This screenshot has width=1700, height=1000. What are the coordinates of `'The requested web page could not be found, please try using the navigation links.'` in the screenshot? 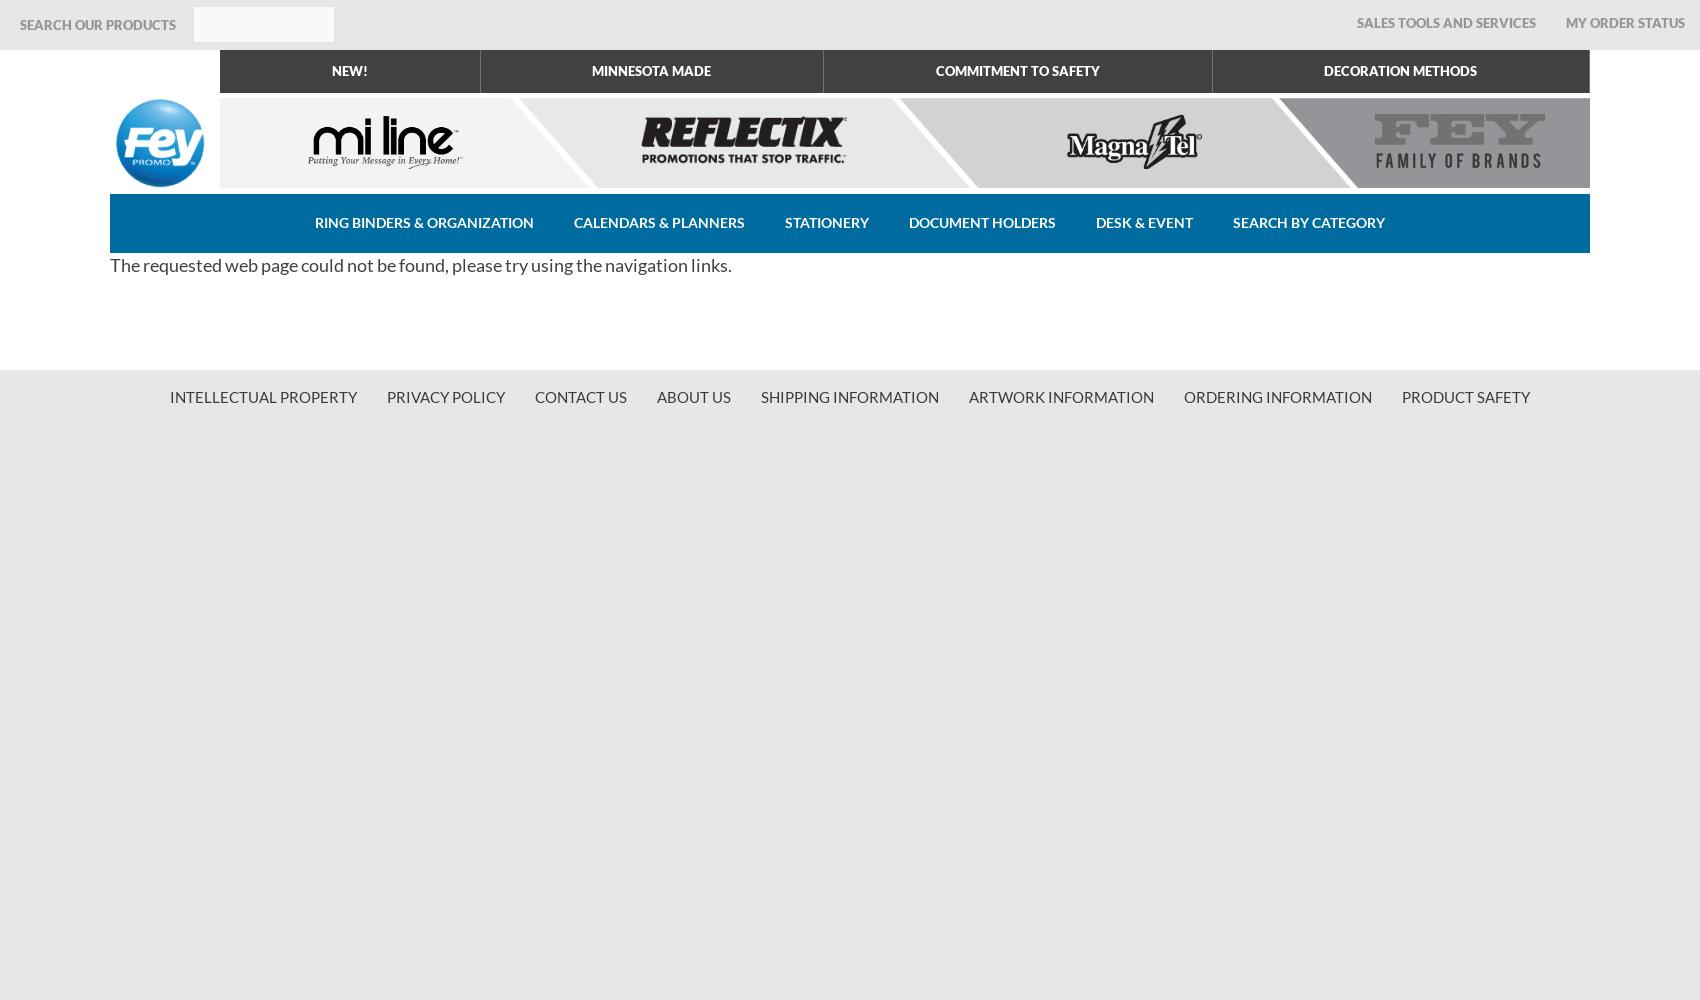 It's located at (108, 265).